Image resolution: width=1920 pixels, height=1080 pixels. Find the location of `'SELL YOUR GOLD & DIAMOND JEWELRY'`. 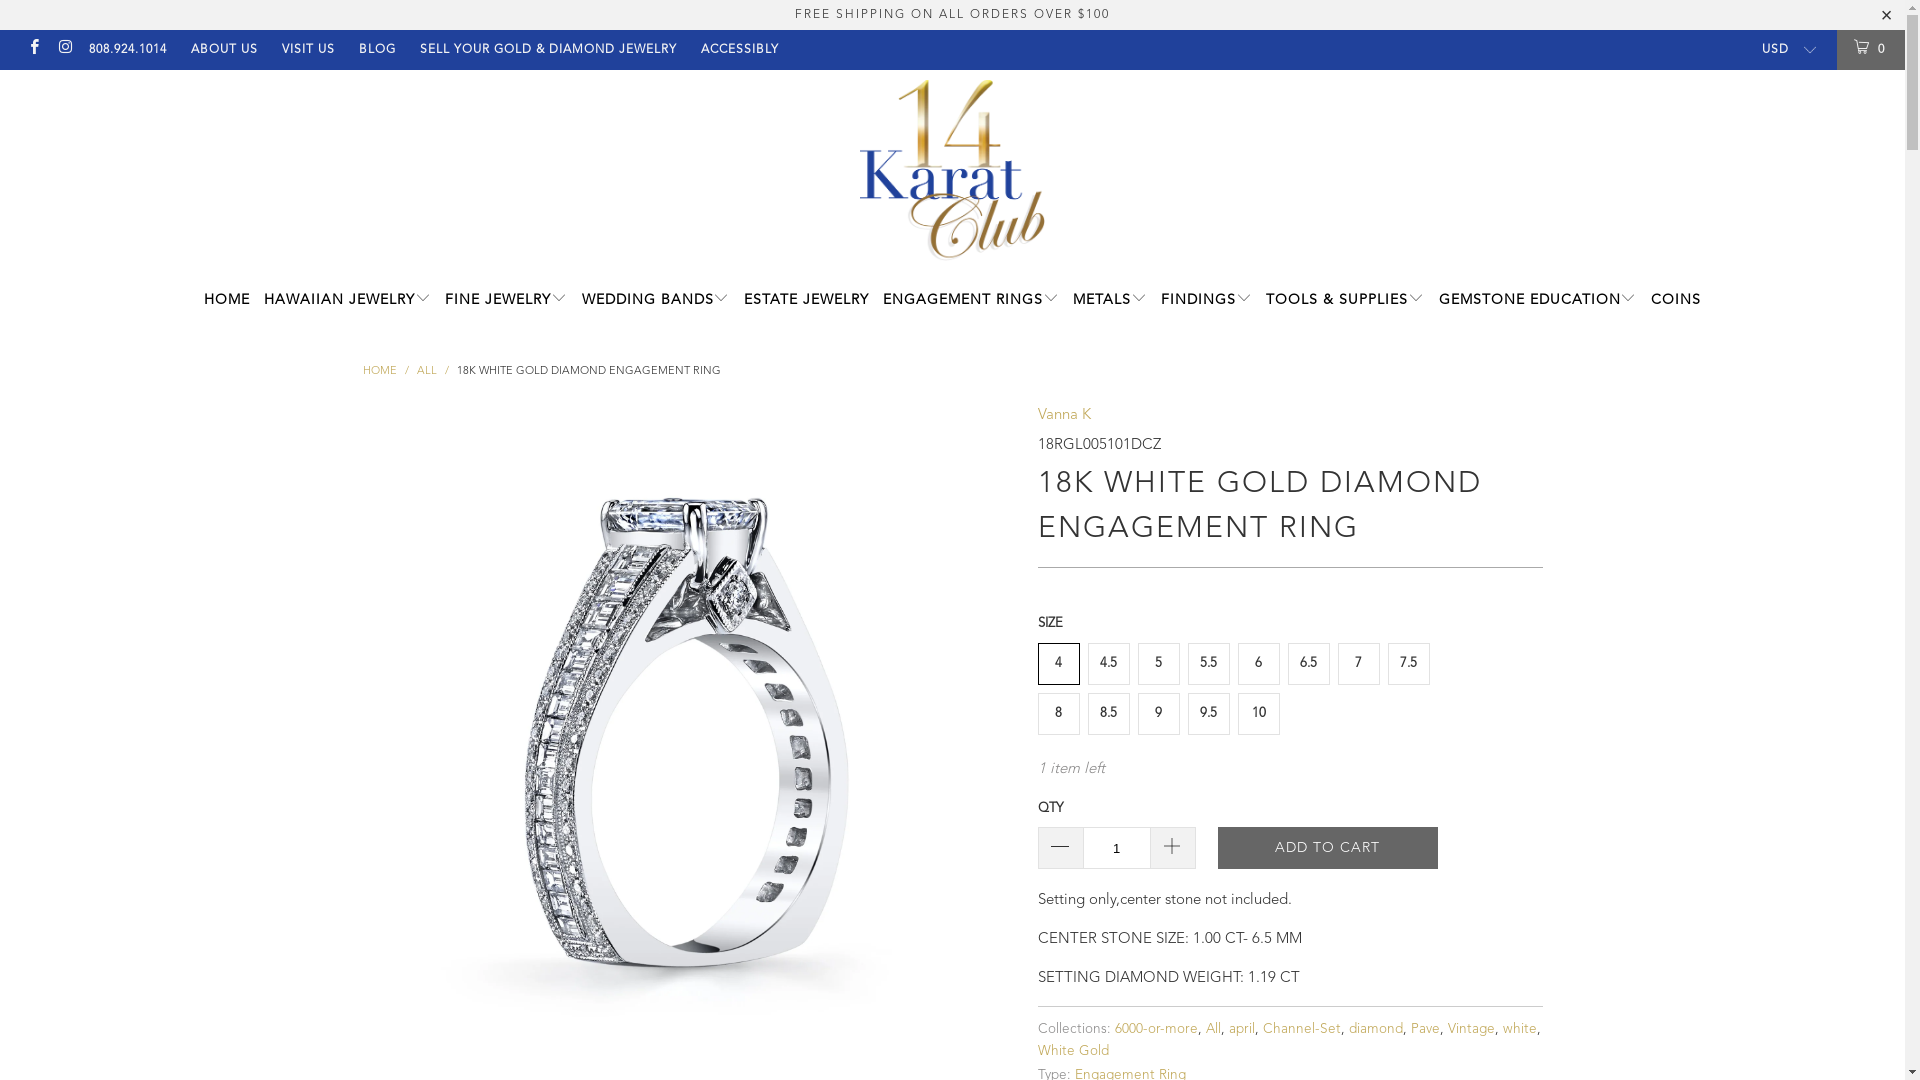

'SELL YOUR GOLD & DIAMOND JEWELRY' is located at coordinates (548, 49).